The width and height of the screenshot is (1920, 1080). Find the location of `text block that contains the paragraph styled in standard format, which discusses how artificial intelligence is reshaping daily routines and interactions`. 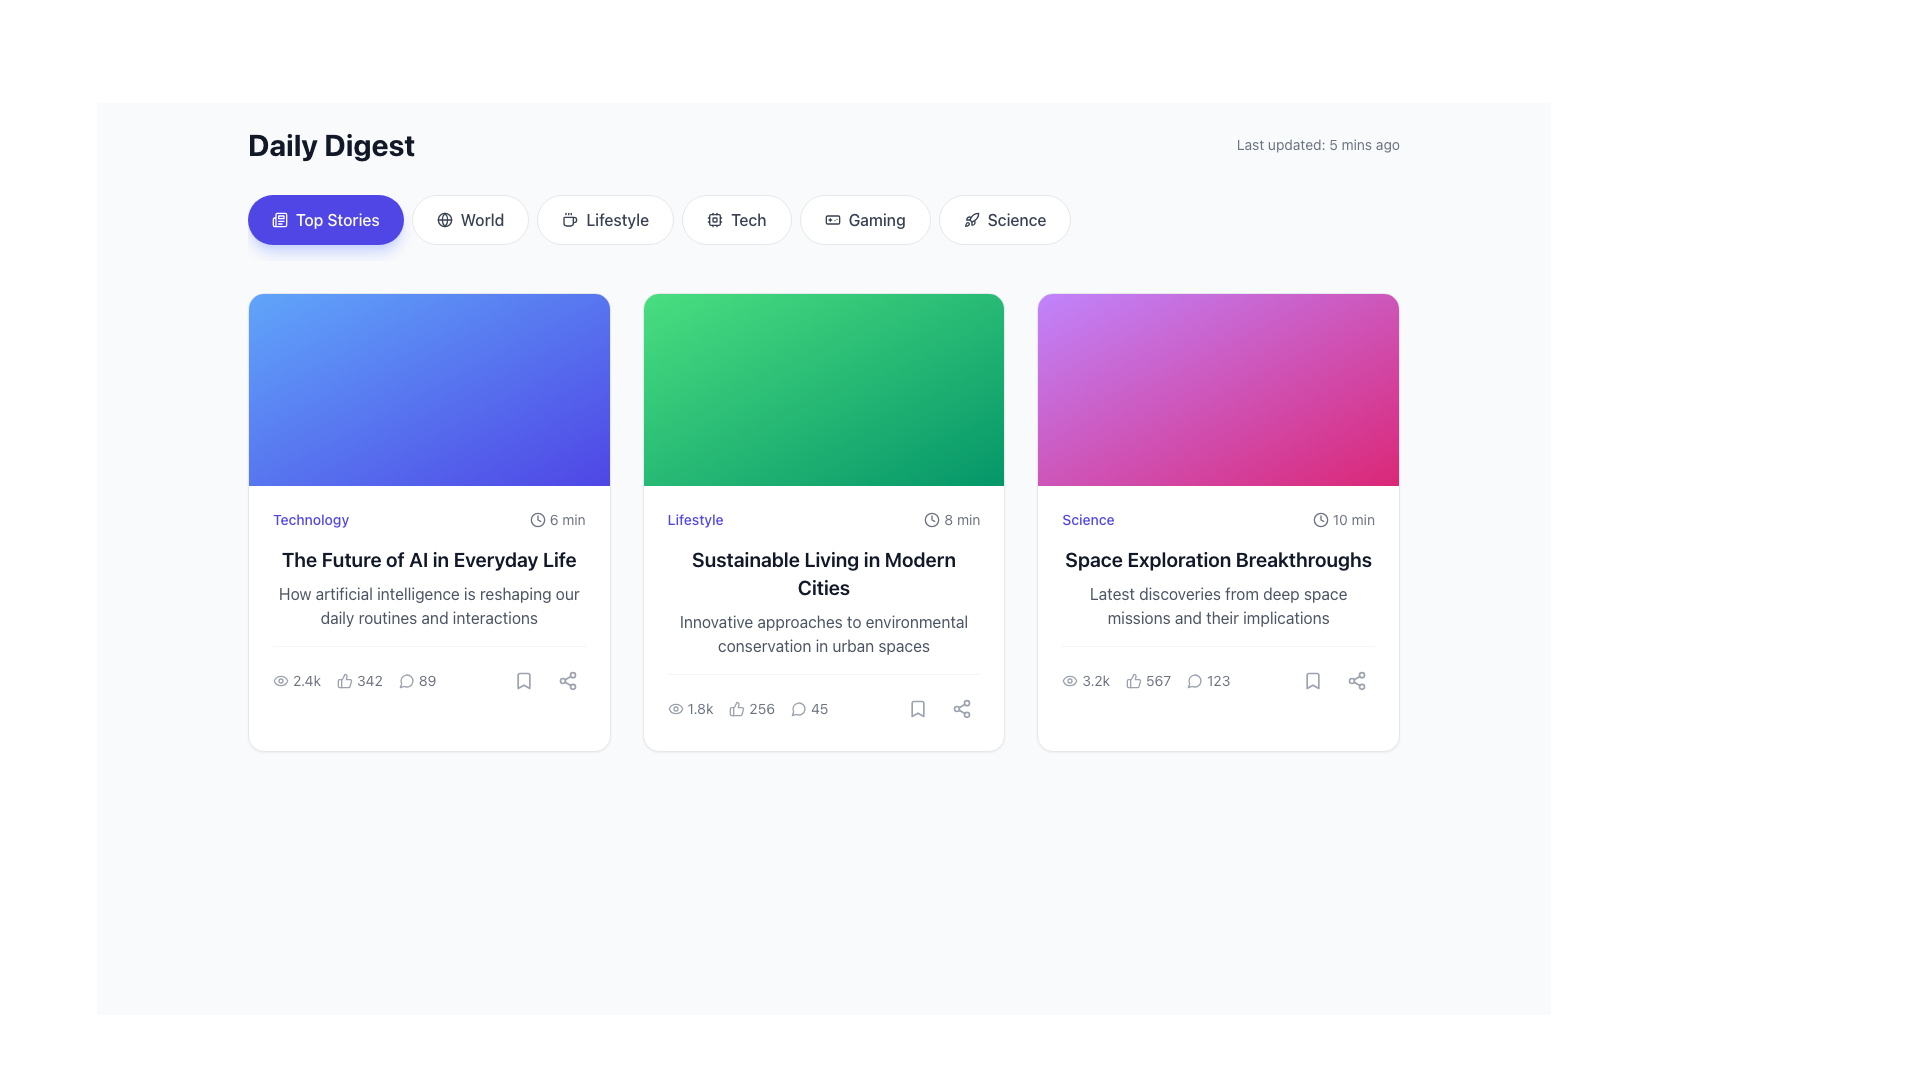

text block that contains the paragraph styled in standard format, which discusses how artificial intelligence is reshaping daily routines and interactions is located at coordinates (428, 604).